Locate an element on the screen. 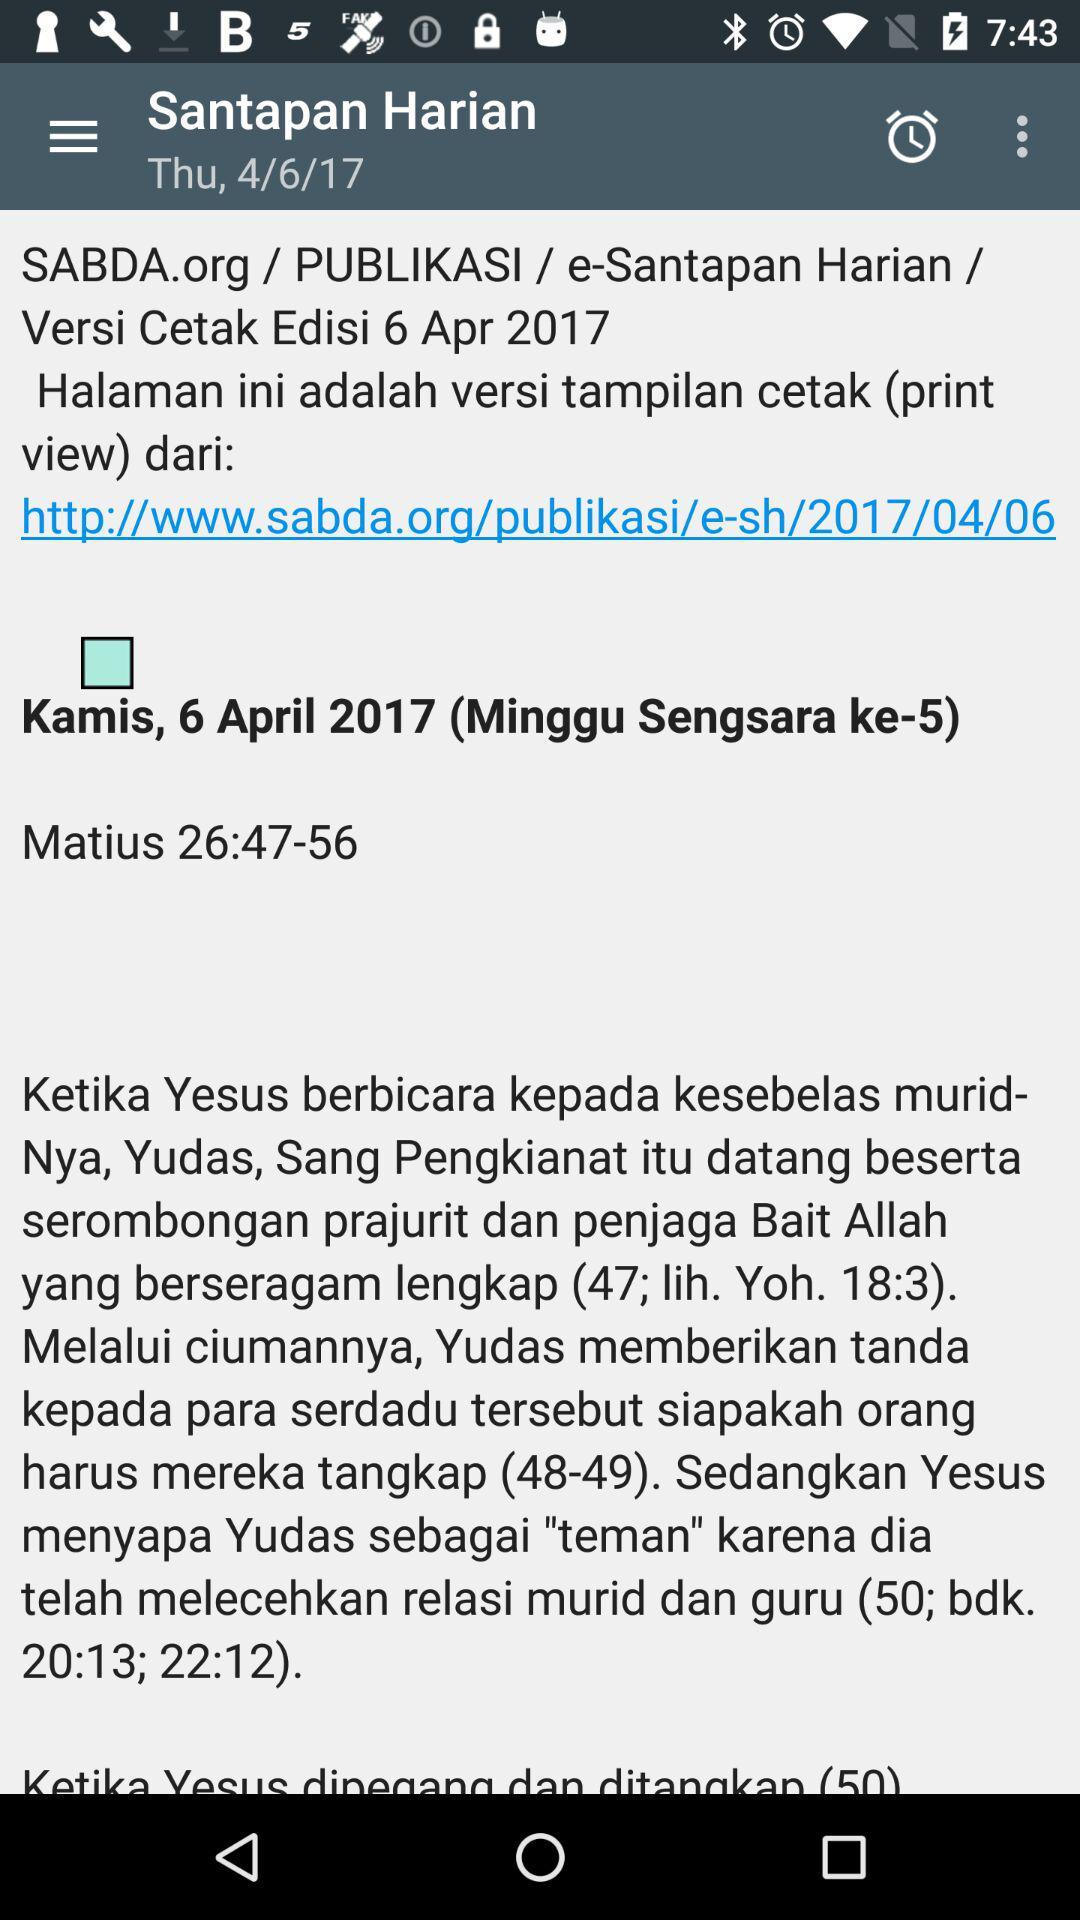 This screenshot has height=1920, width=1080. item above sabda org publikasi icon is located at coordinates (72, 135).